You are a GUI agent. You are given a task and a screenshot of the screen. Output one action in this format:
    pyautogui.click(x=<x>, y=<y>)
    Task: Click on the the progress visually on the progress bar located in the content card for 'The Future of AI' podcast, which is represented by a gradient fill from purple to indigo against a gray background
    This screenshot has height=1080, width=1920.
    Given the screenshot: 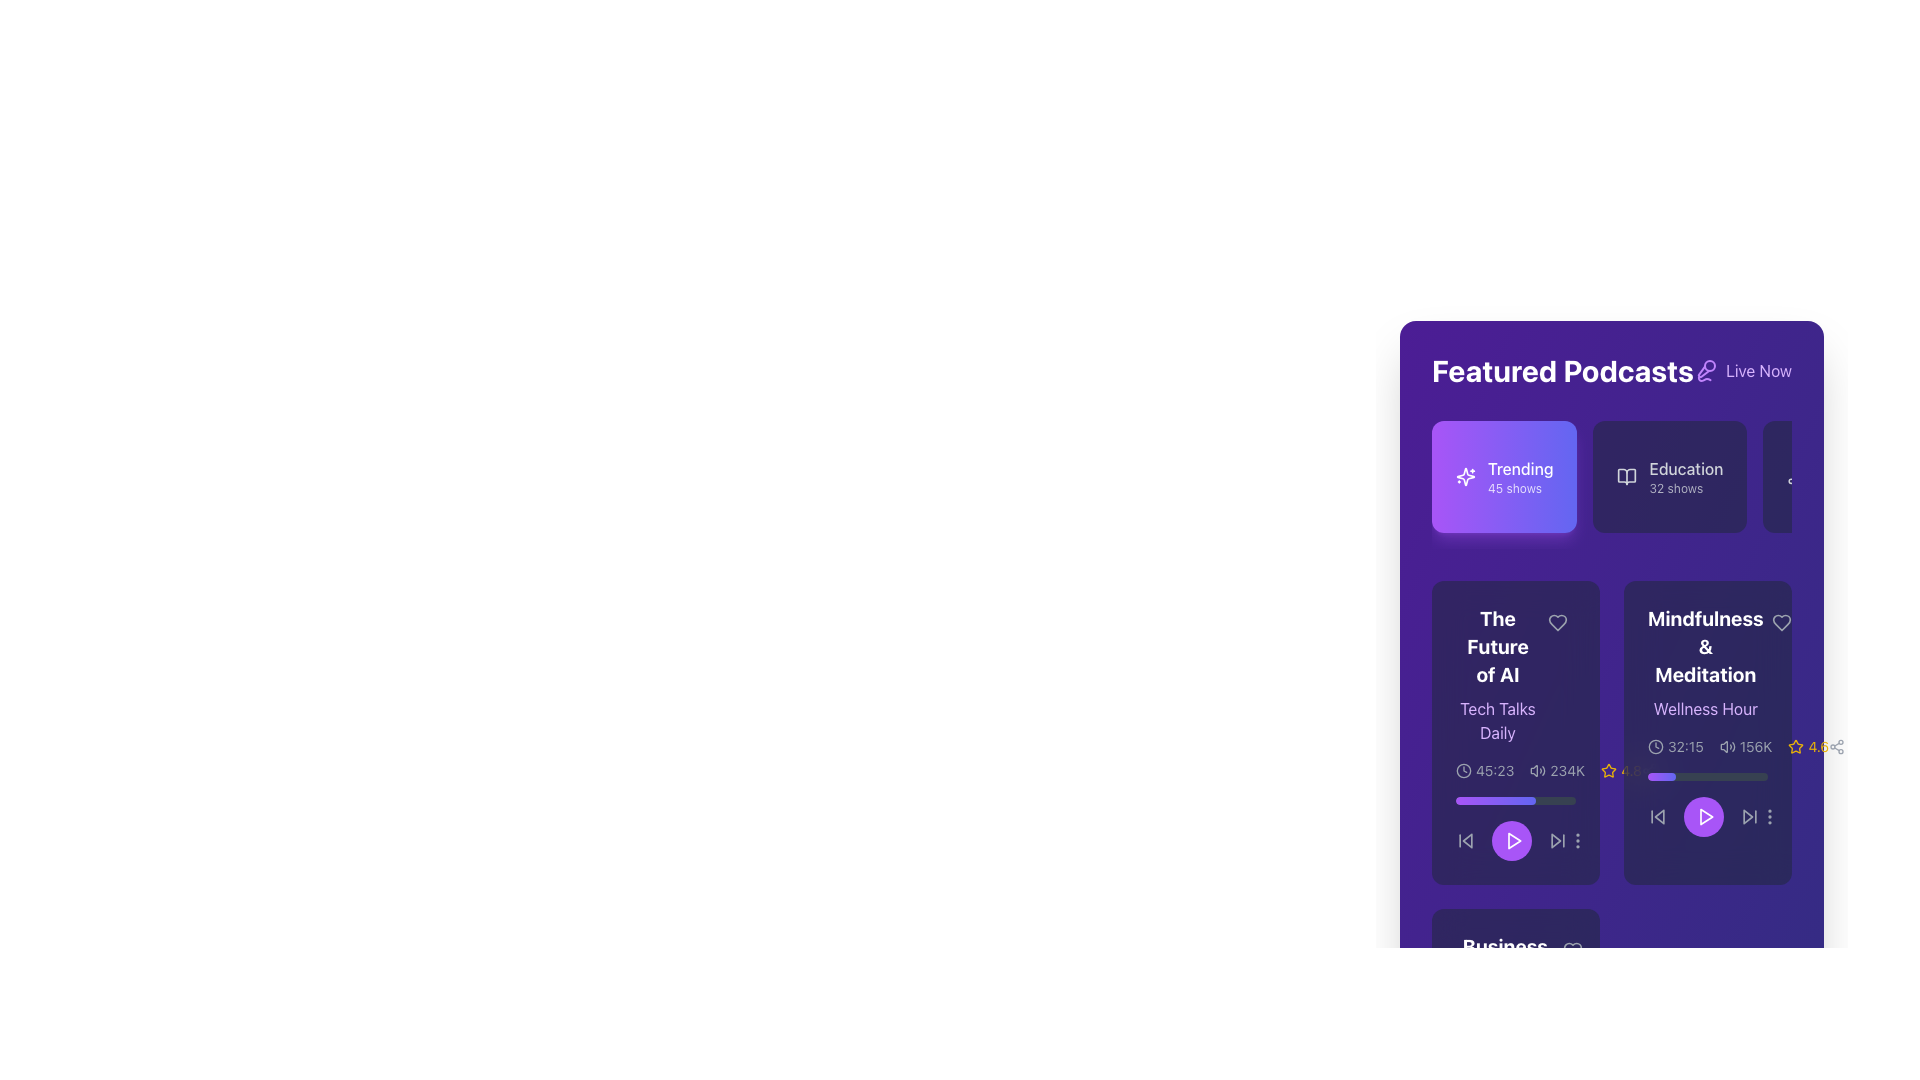 What is the action you would take?
    pyautogui.click(x=1516, y=800)
    